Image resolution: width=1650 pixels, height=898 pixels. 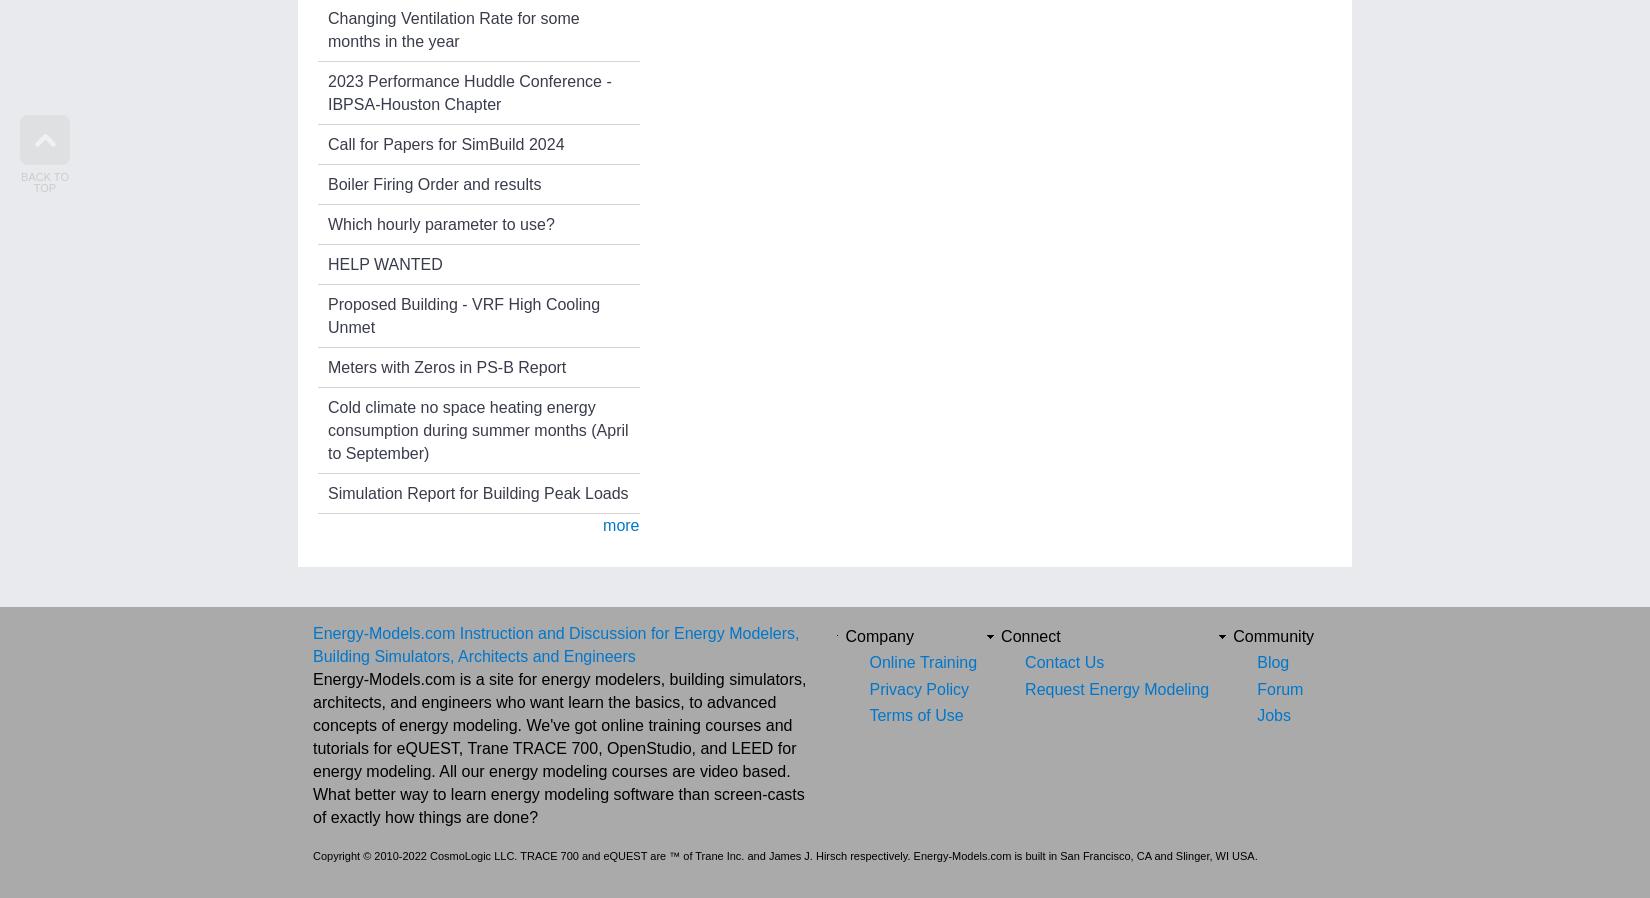 I want to click on 'Meters with Zeros in PS-B Report', so click(x=445, y=366).